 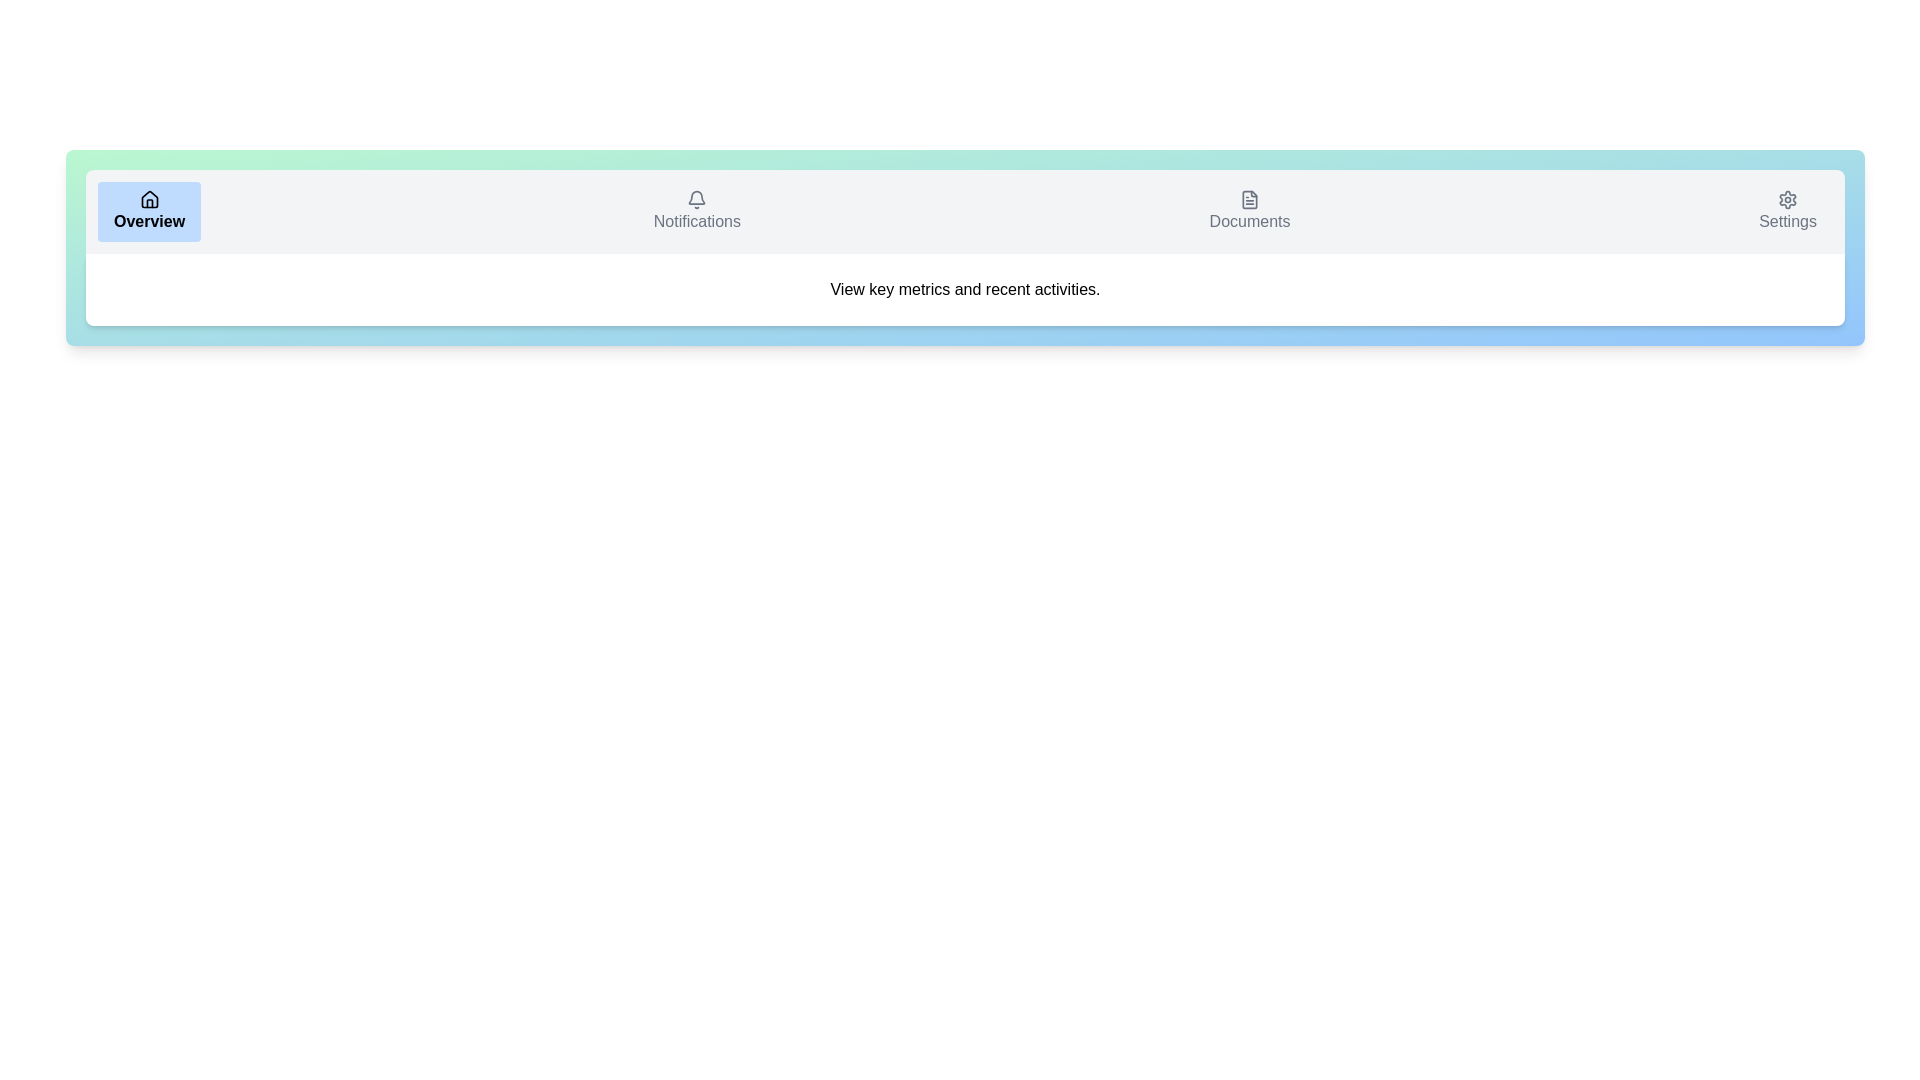 What do you see at coordinates (1248, 212) in the screenshot?
I see `the Documents tab to view its hover state` at bounding box center [1248, 212].